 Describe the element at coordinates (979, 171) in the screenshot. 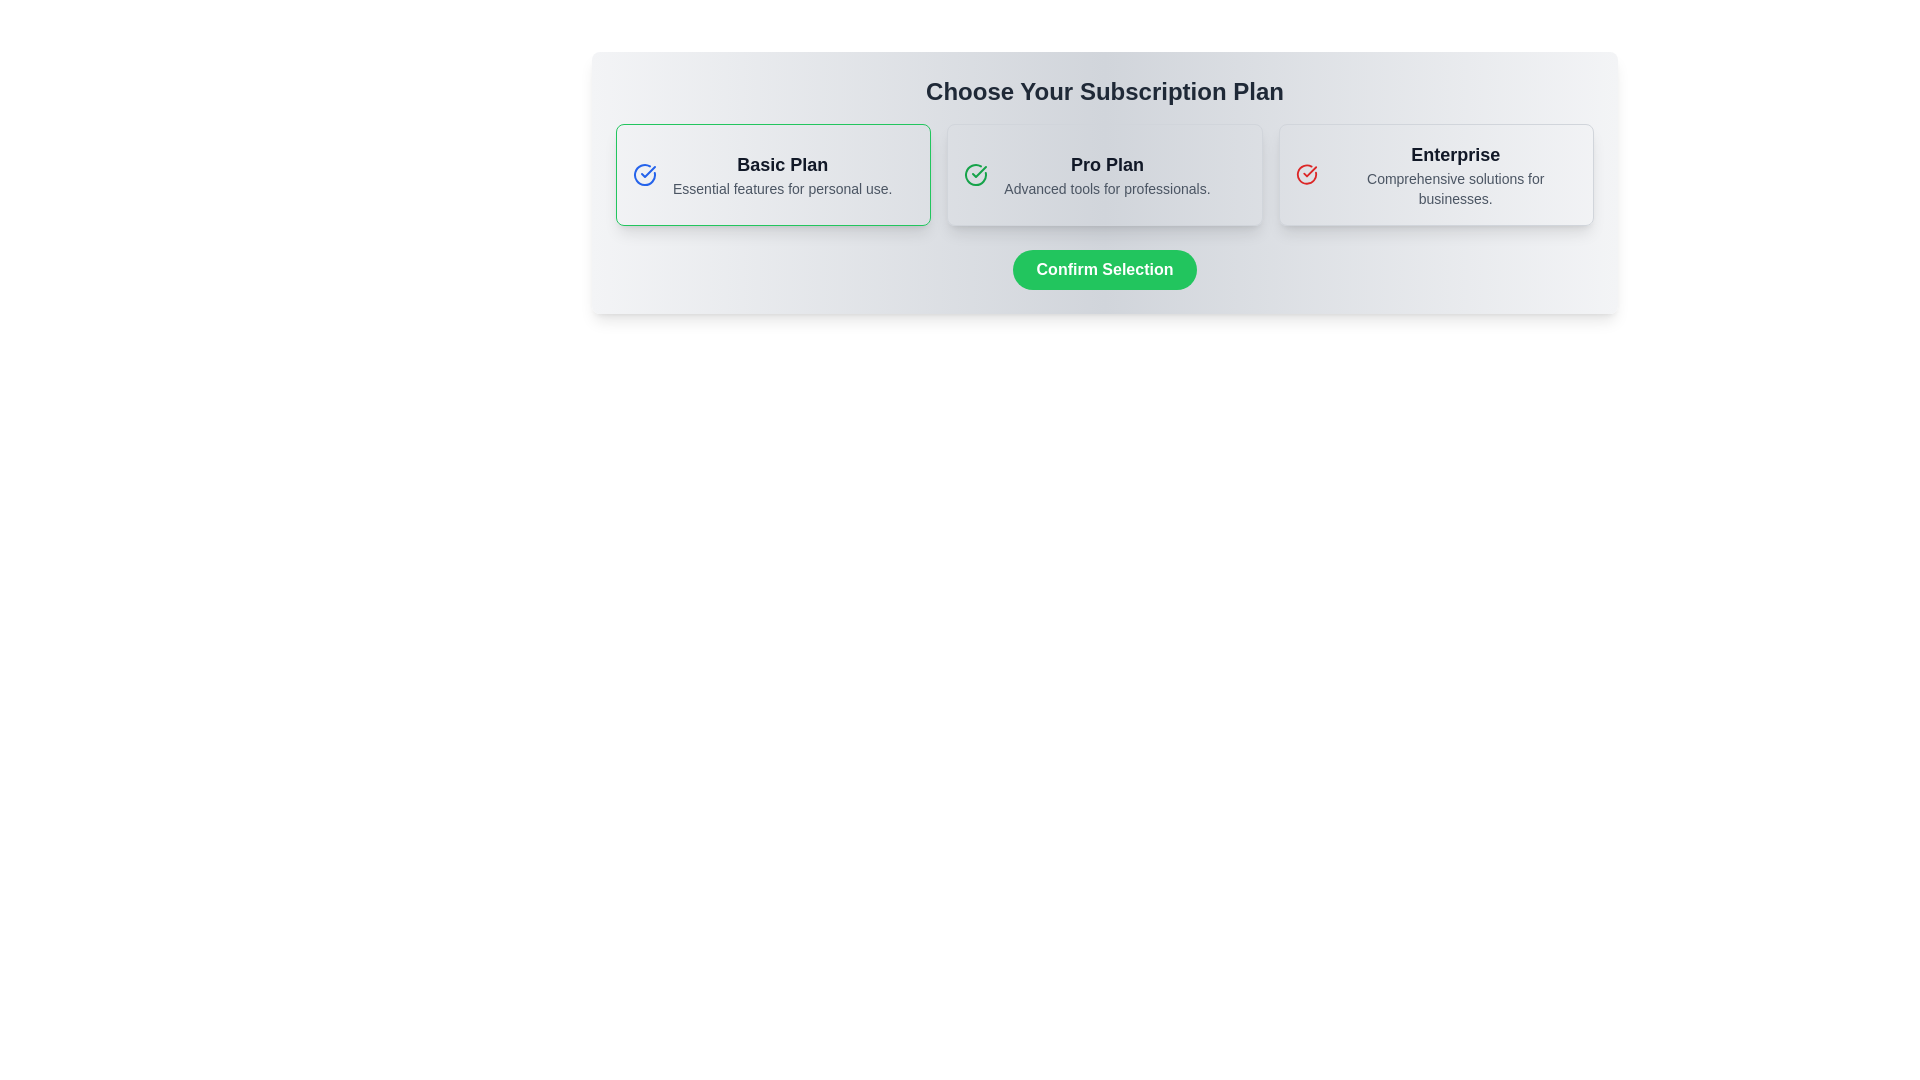

I see `the checkmark icon indicating the selection state of the 'Basic Plan' in the subscription plan selection interface to detect any hover-specific effects` at that location.